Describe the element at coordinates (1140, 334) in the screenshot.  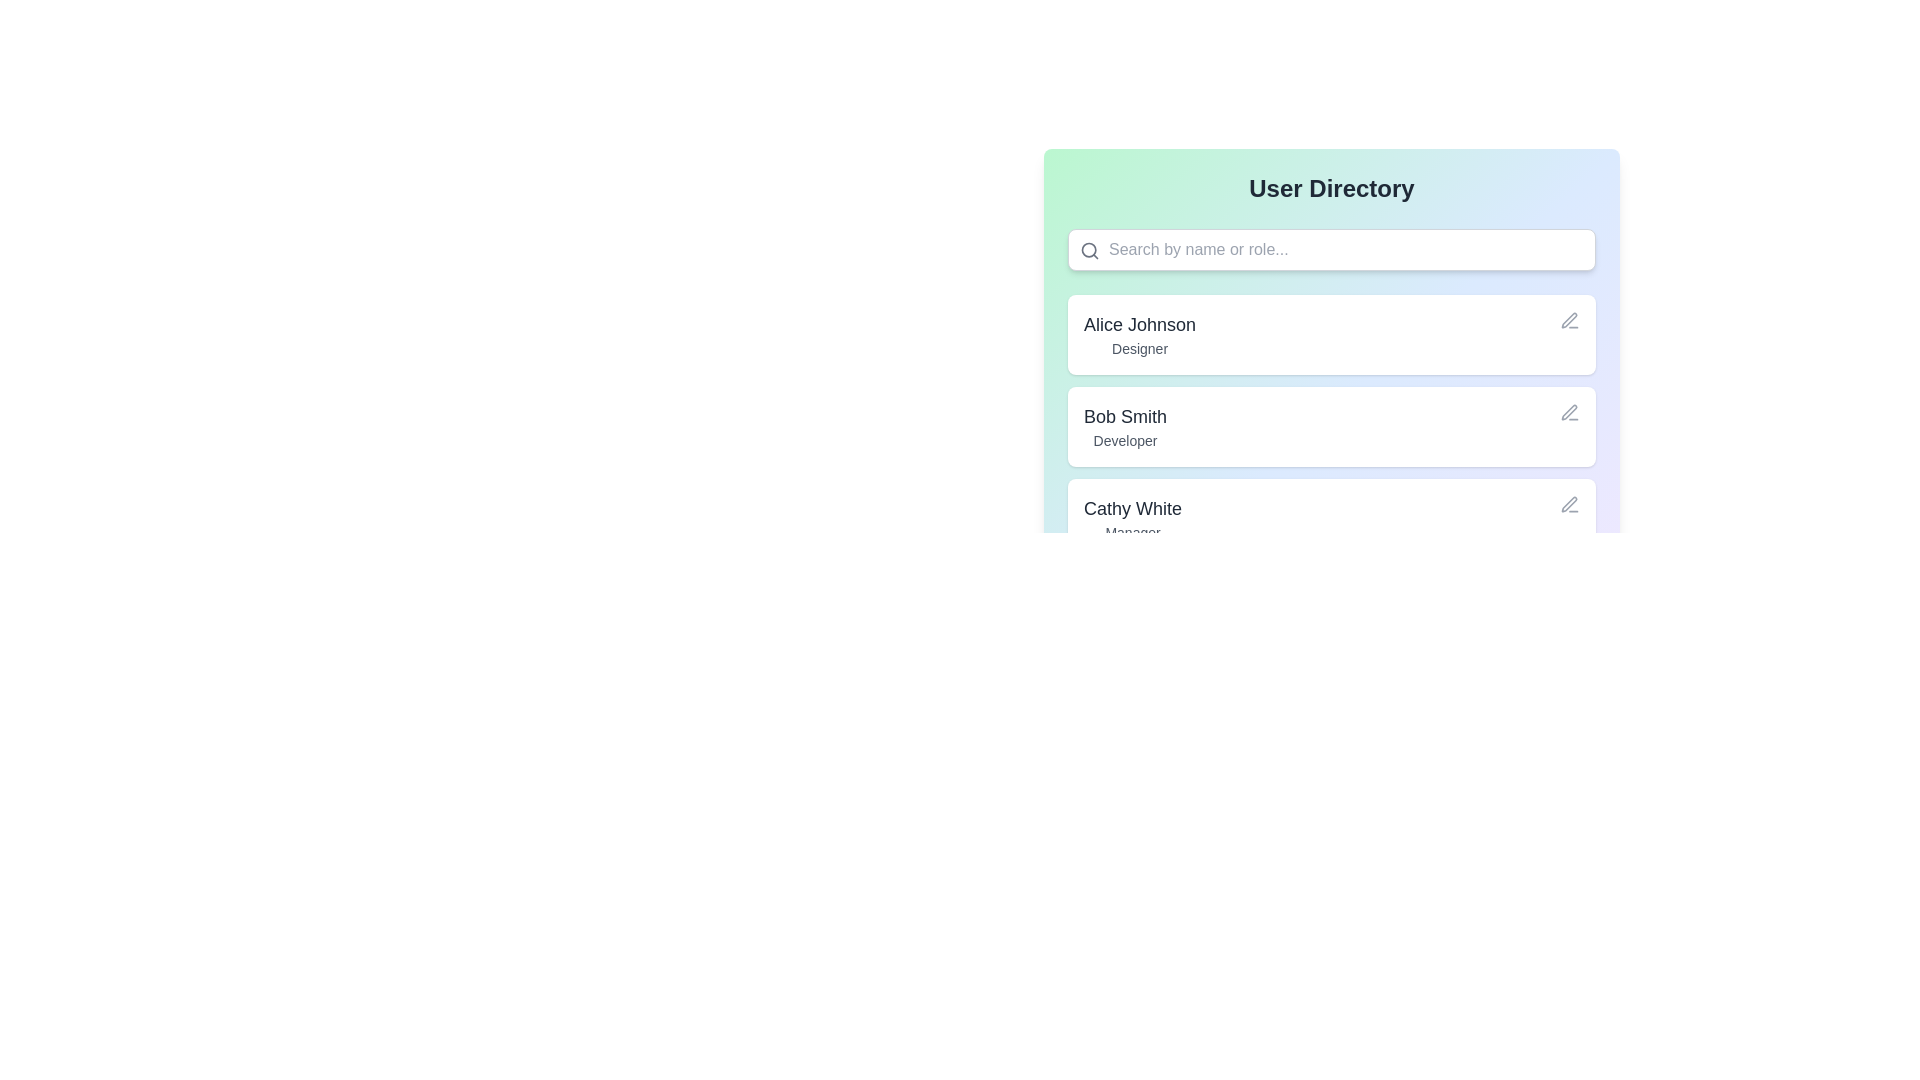
I see `the Text Label that serves as a user identifier, displaying the name and role of a person in the directory, located at the top entry in the 'User Directory' section` at that location.